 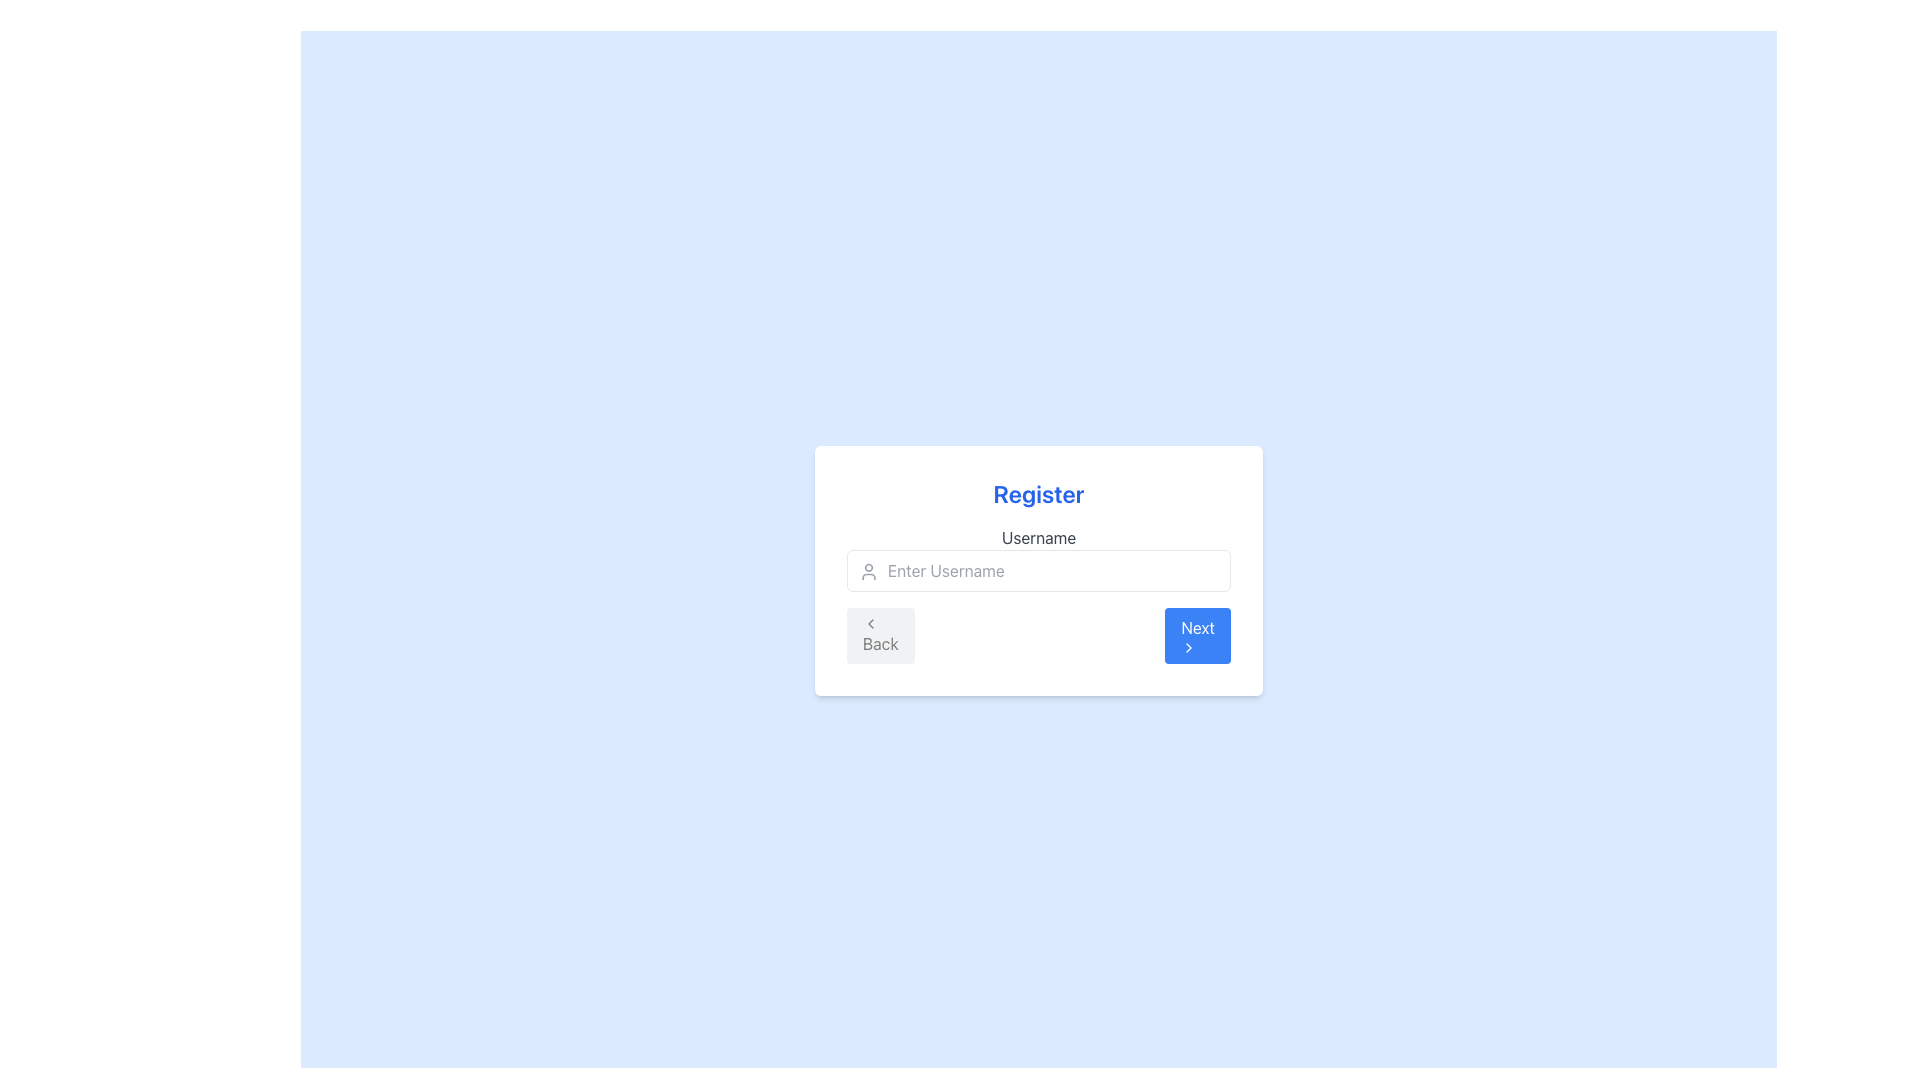 I want to click on the Text Label that indicates the username input field, which is positioned above the corresponding input field and slightly right-aligned within the form interface, so click(x=1038, y=536).